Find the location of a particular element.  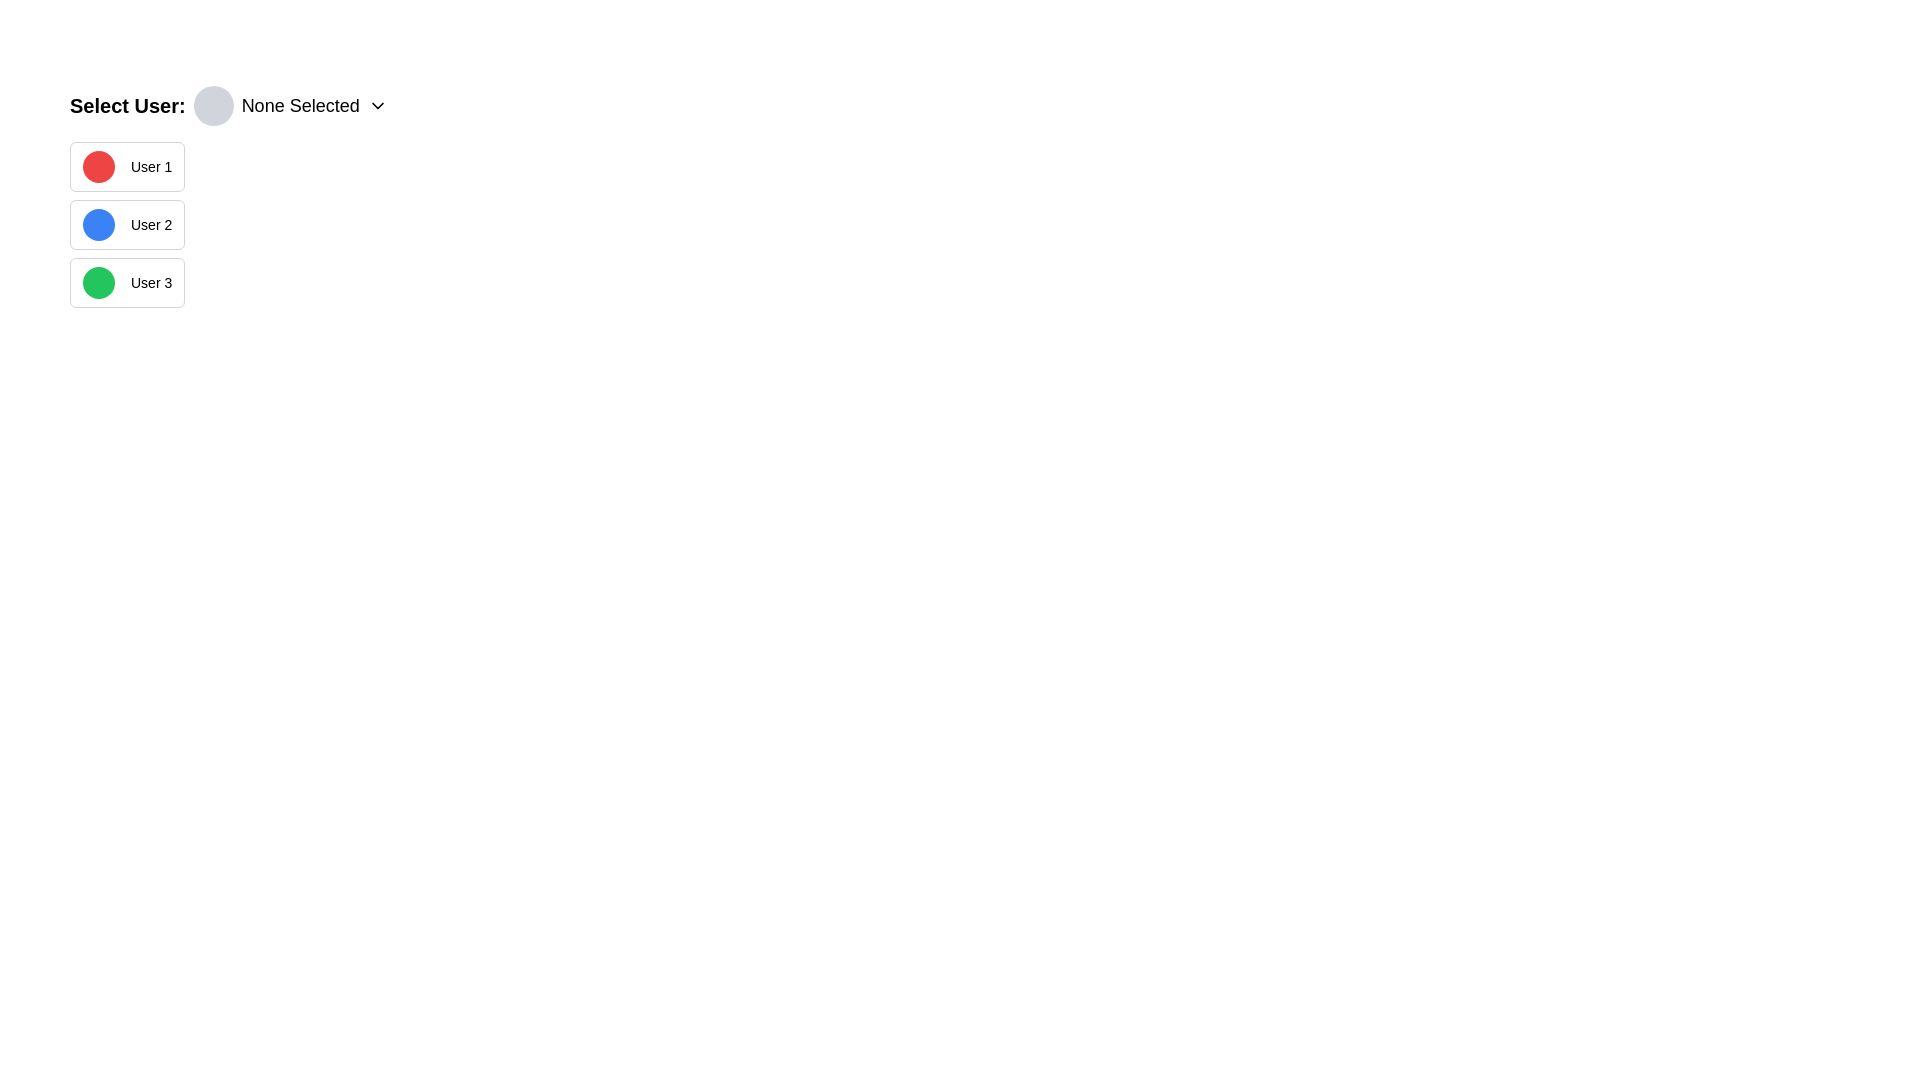

the dropdown menu indicator icon located immediately to the right of the text 'None Selected' is located at coordinates (377, 105).